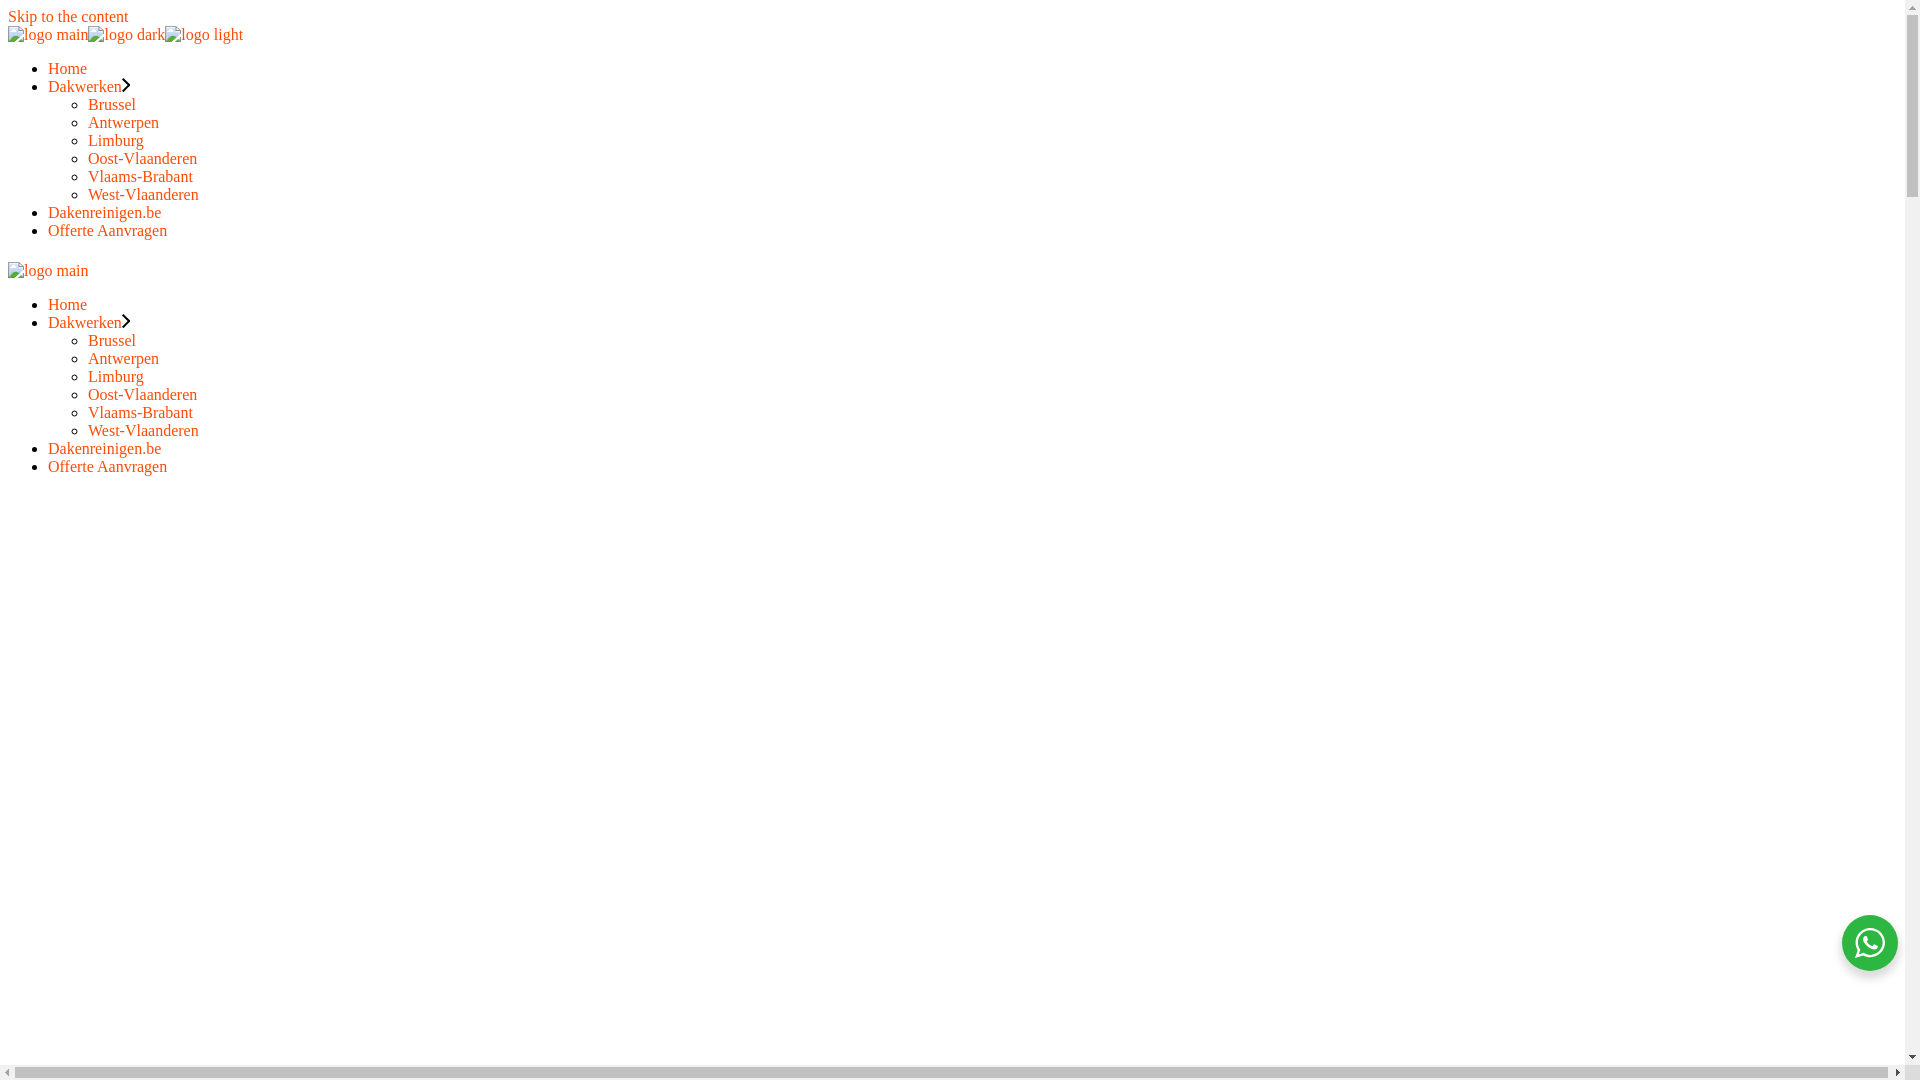 This screenshot has height=1080, width=1920. Describe the element at coordinates (86, 175) in the screenshot. I see `'Vlaams-Brabant'` at that location.